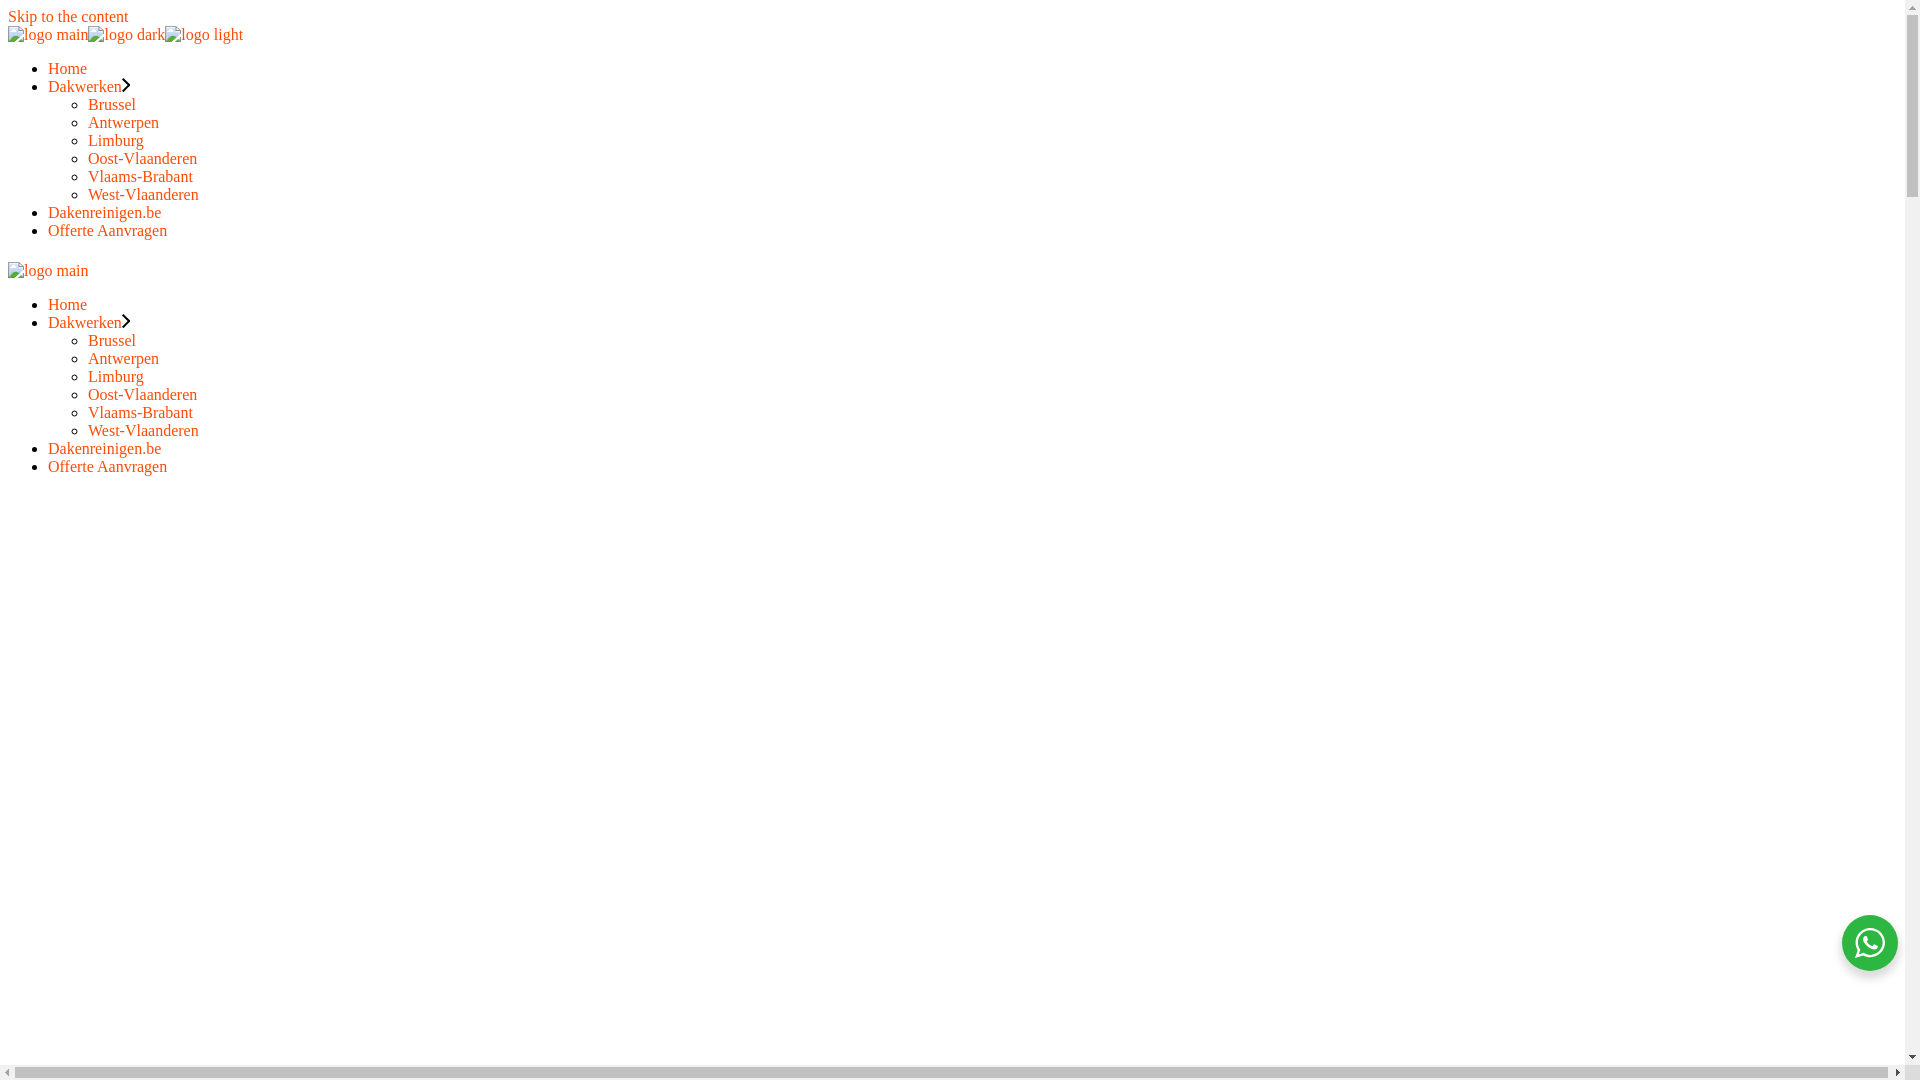 This screenshot has height=1080, width=1920. Describe the element at coordinates (86, 175) in the screenshot. I see `'Vlaams-Brabant'` at that location.